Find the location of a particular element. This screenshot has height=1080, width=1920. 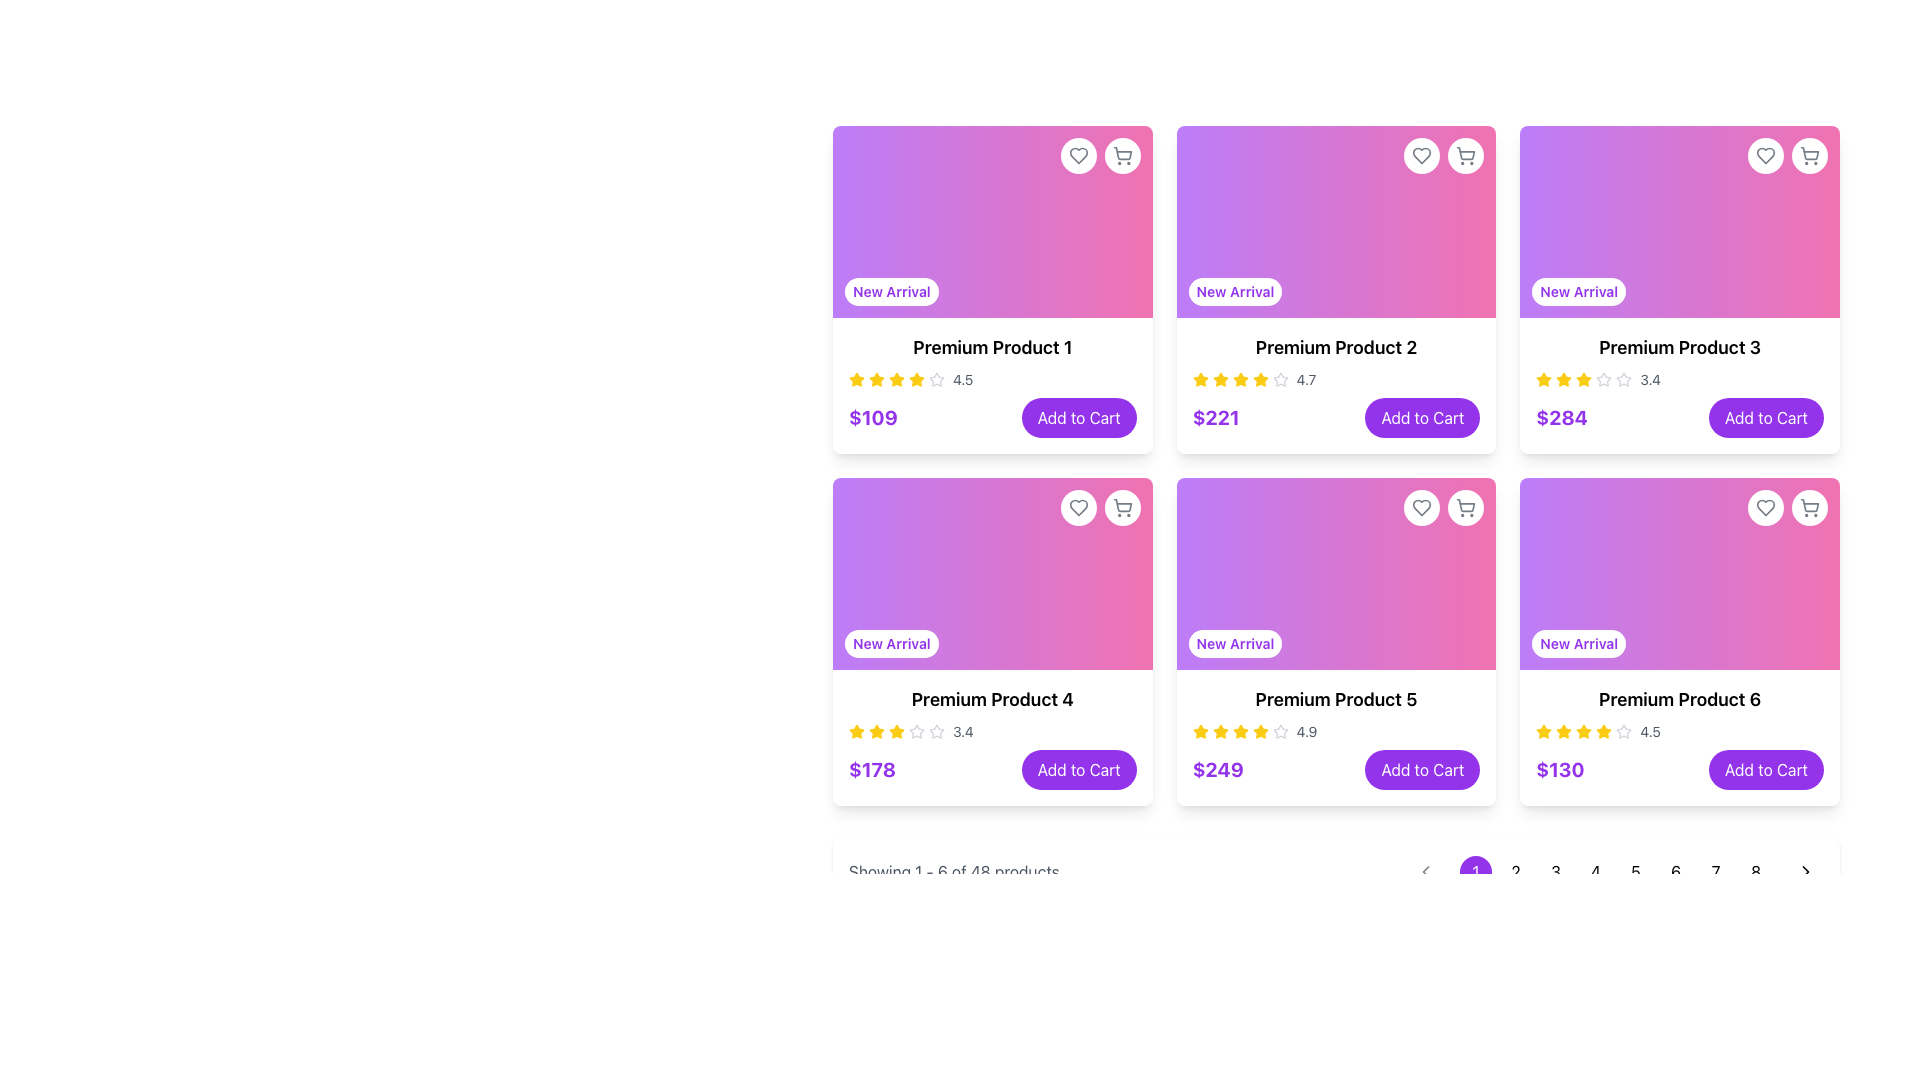

the card containing the product details summary for 'Premium Product 6' within the interface is located at coordinates (1680, 737).